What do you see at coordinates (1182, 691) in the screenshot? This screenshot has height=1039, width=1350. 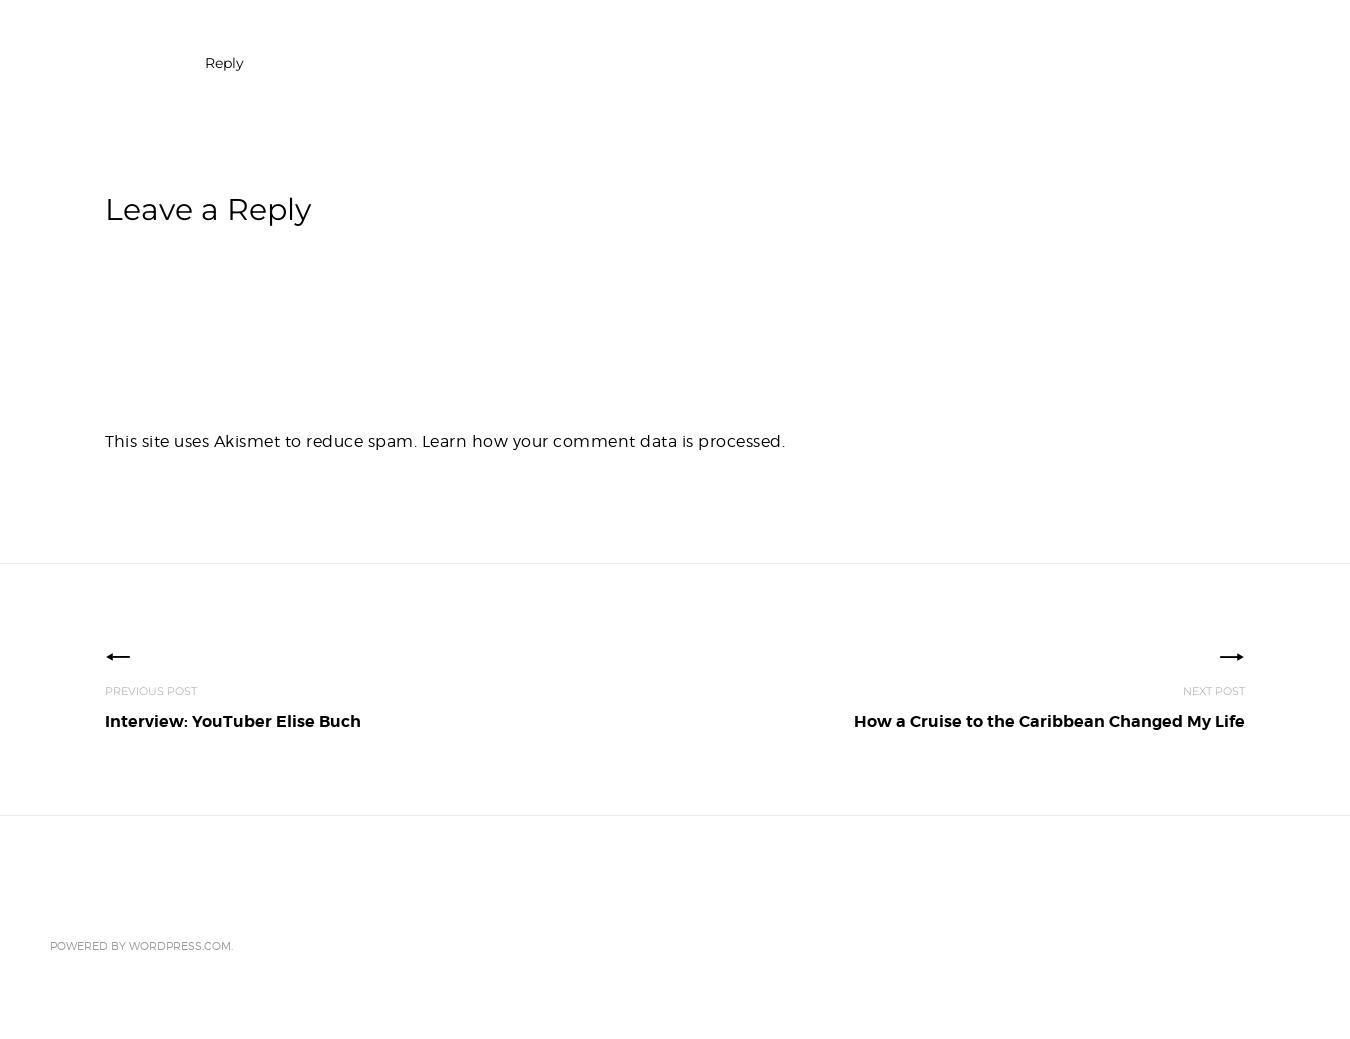 I see `'Next Post'` at bounding box center [1182, 691].